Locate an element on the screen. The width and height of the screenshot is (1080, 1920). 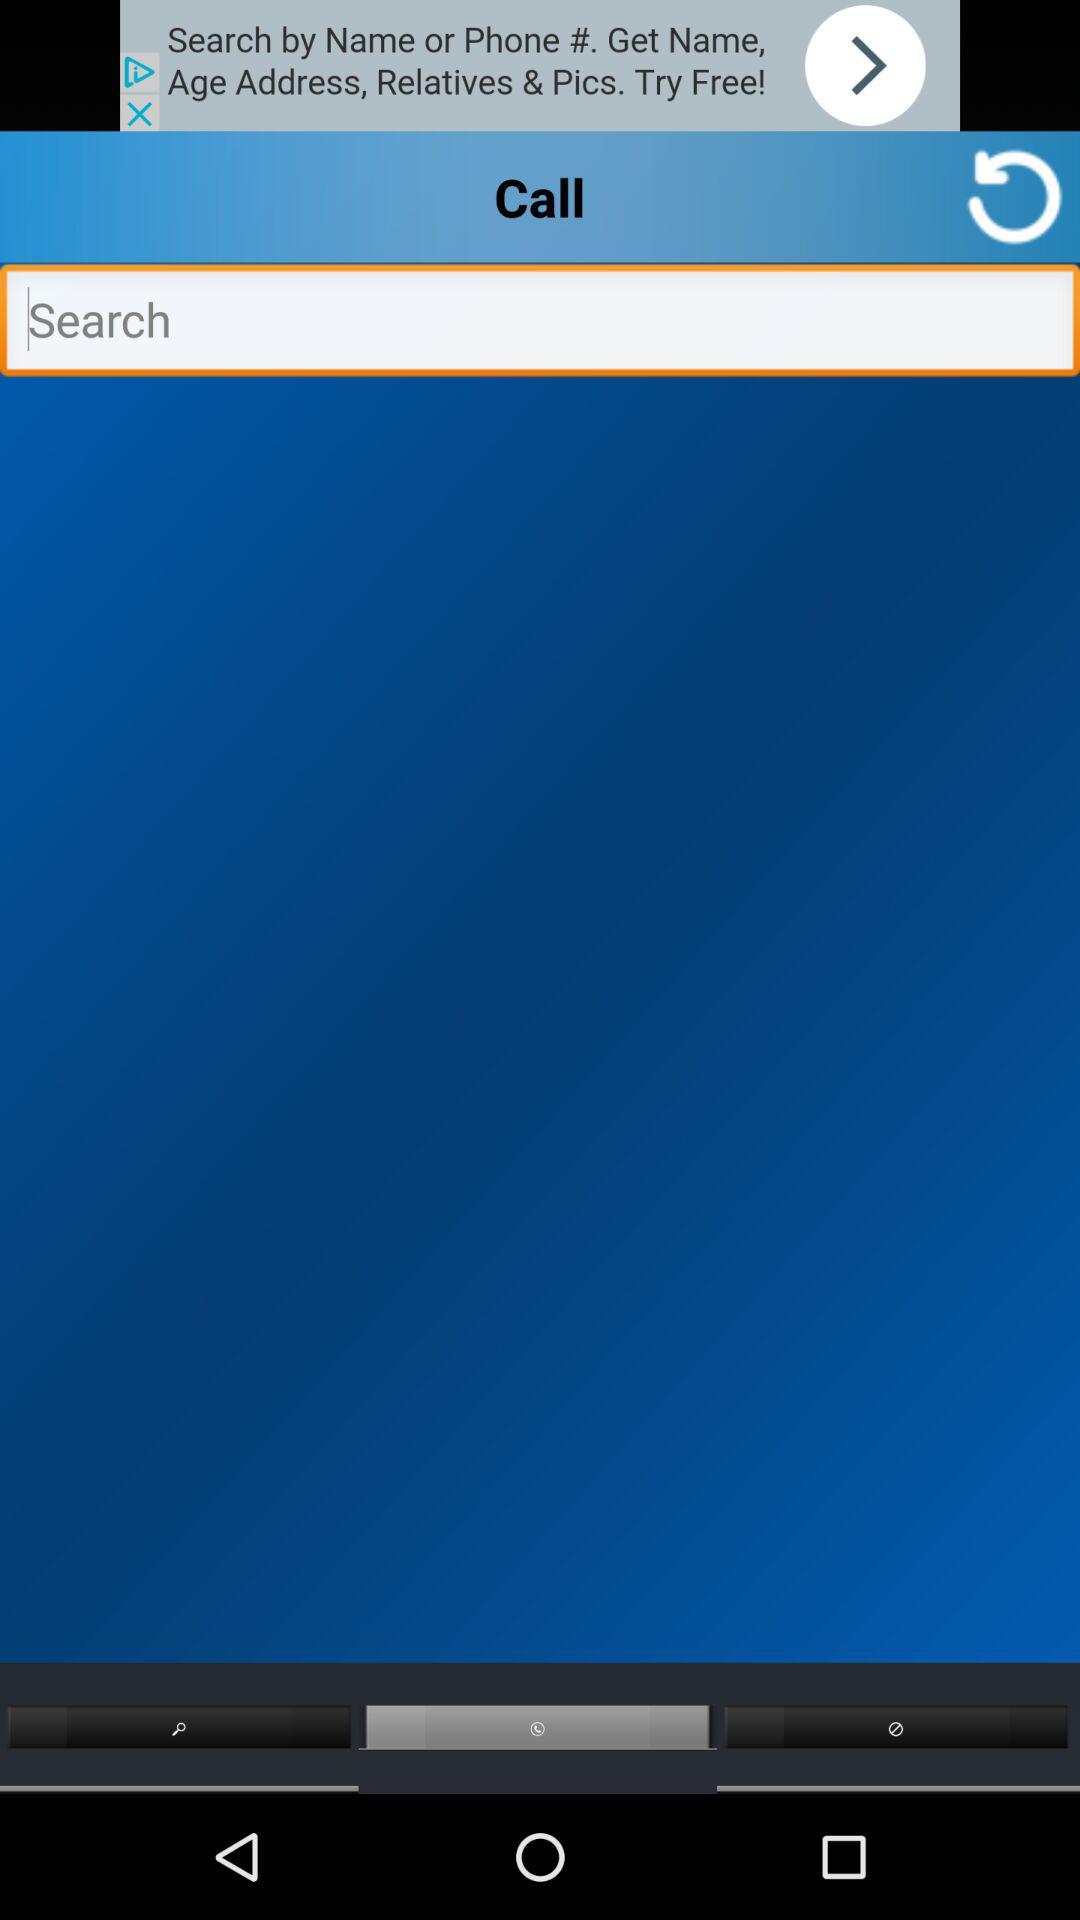
text to search is located at coordinates (540, 325).